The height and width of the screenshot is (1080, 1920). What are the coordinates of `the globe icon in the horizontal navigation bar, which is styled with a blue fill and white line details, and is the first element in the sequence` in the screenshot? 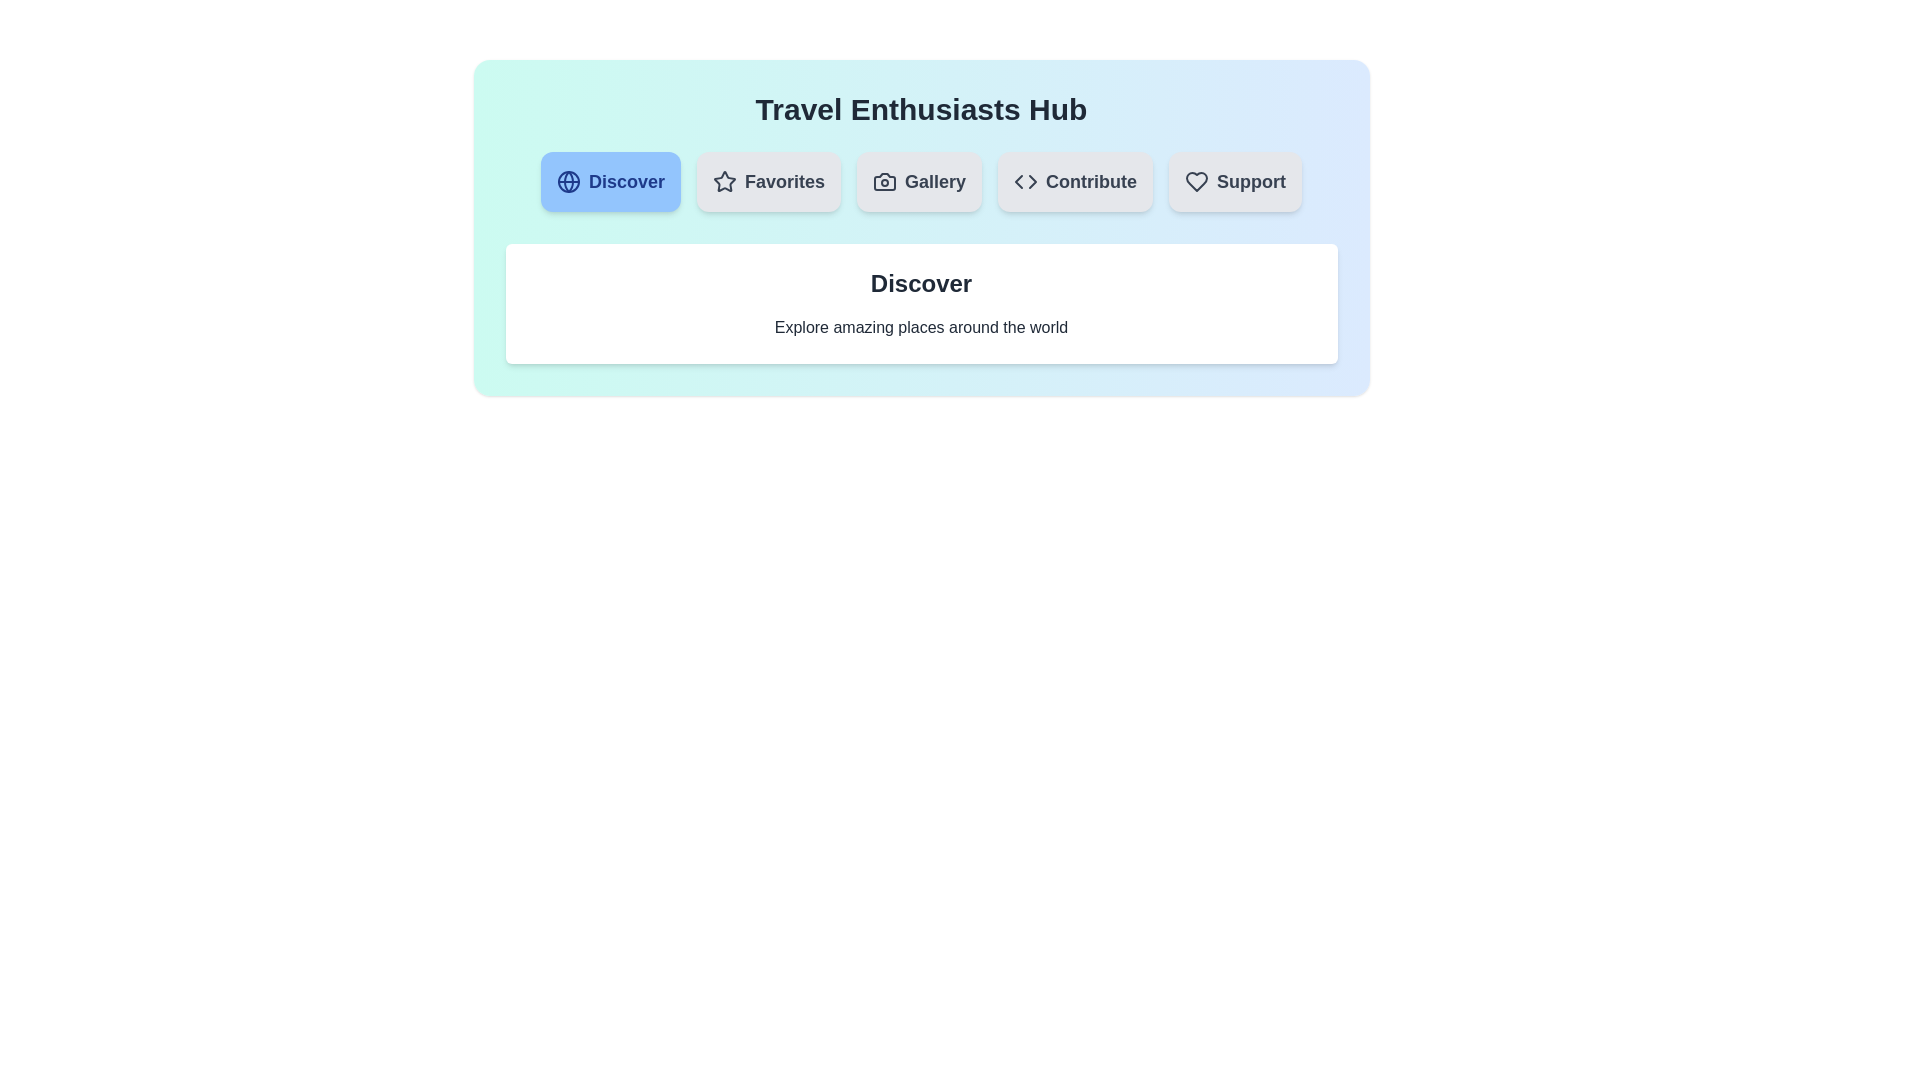 It's located at (567, 181).